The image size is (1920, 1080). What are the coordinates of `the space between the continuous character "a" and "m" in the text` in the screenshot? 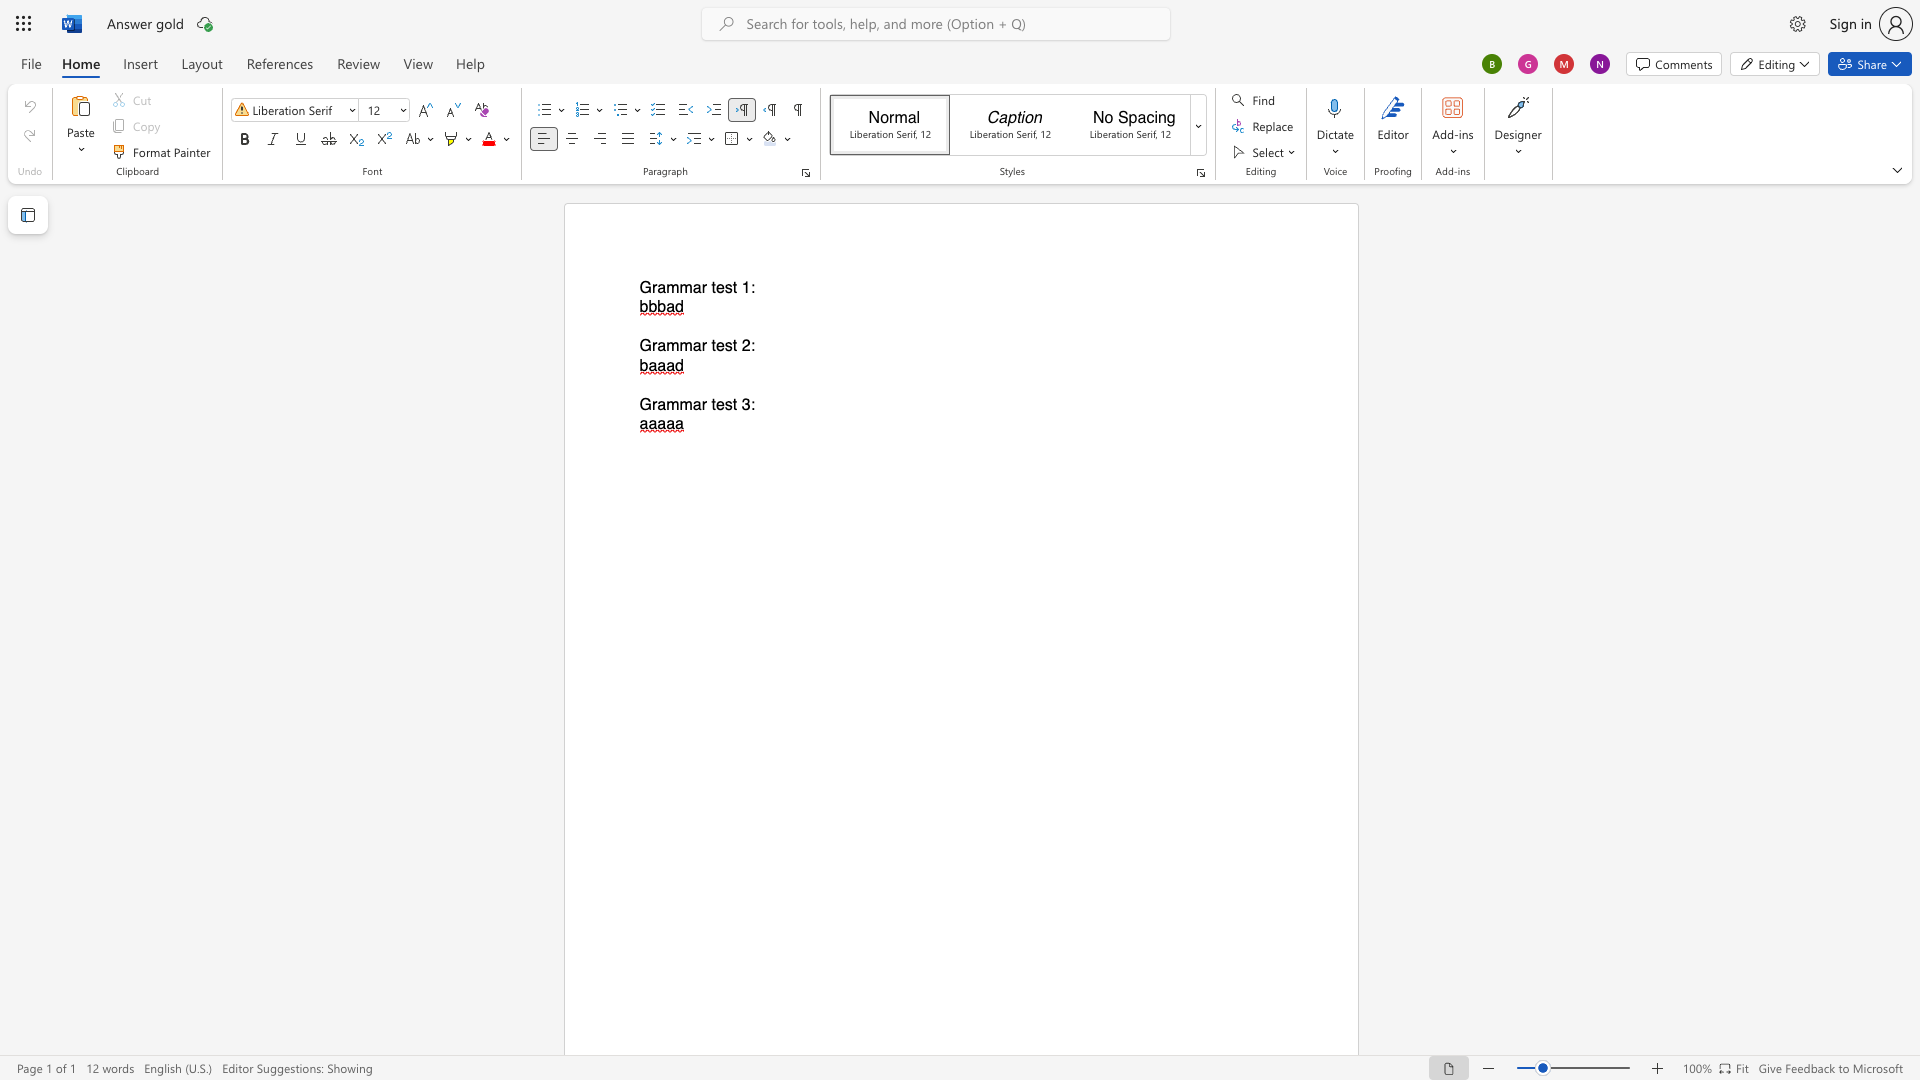 It's located at (667, 288).